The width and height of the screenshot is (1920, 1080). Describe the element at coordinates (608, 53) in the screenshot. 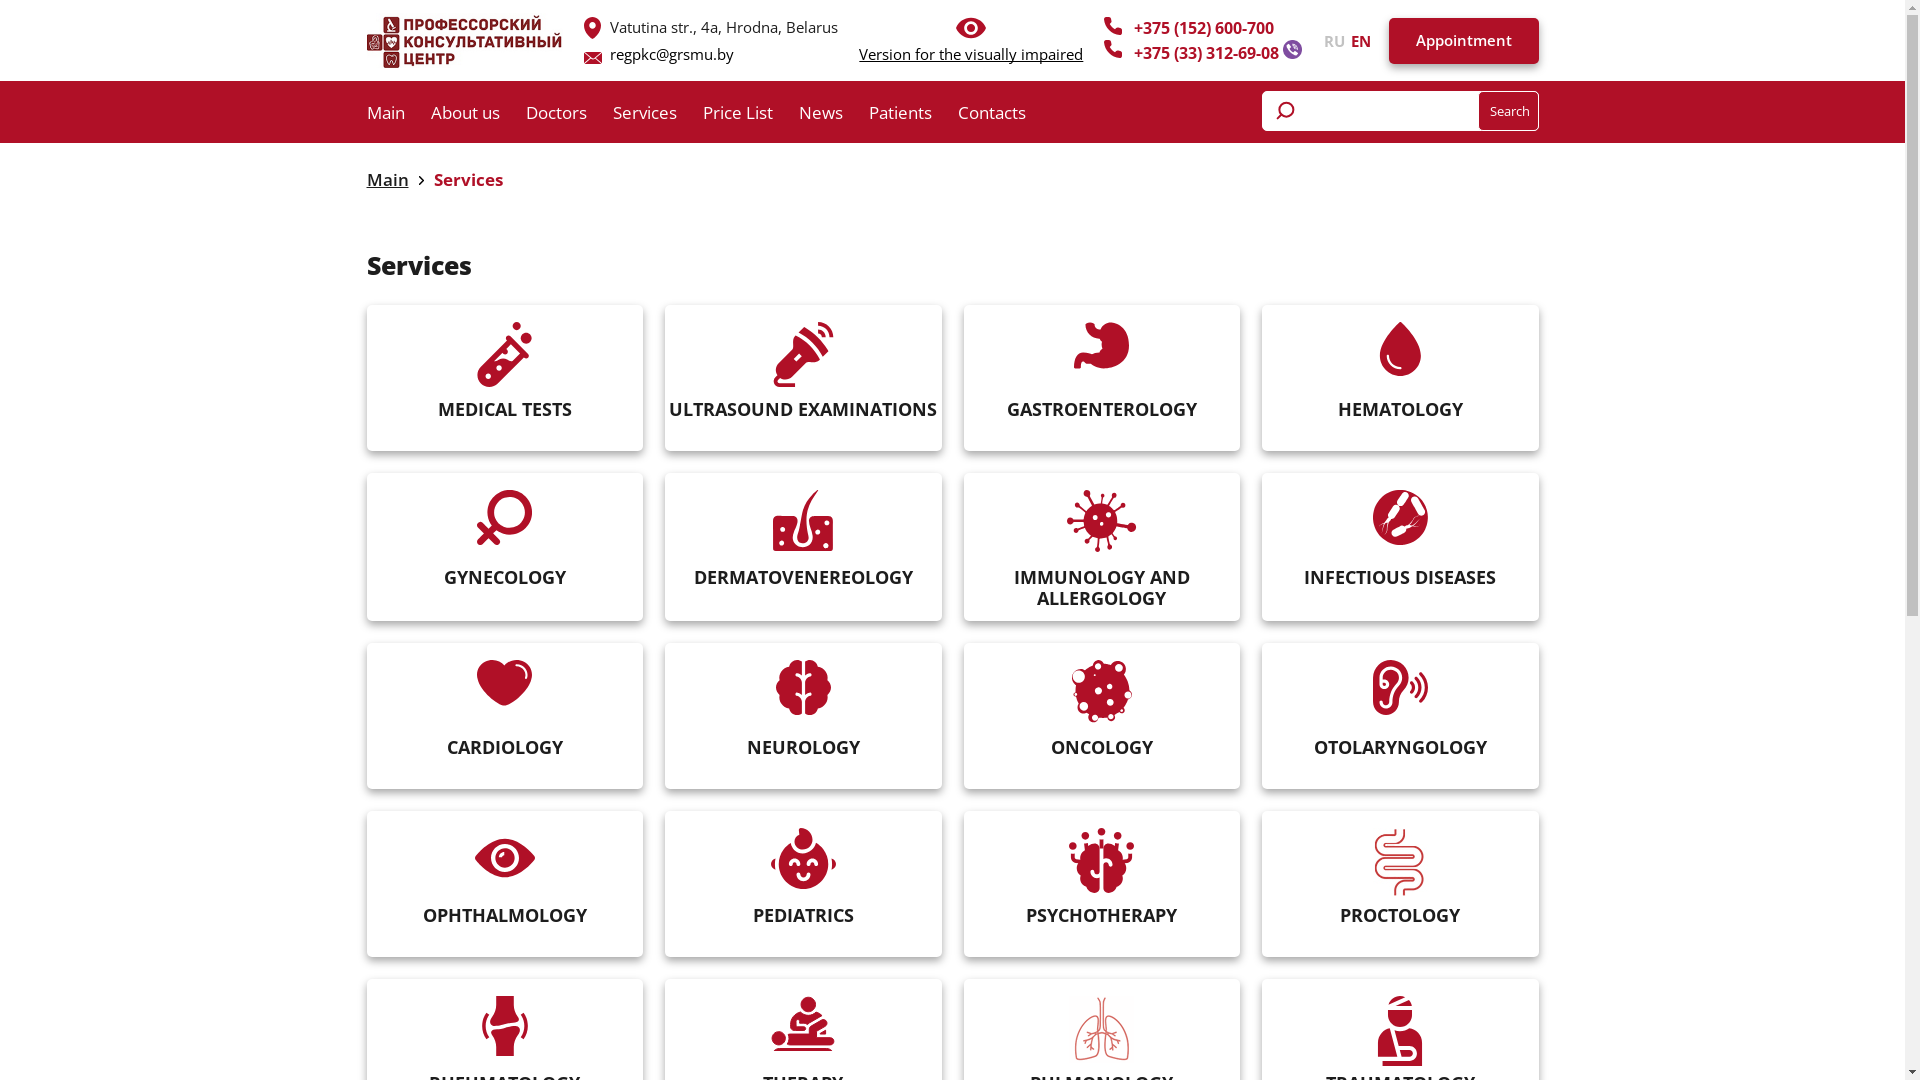

I see `'regpkc@grsmu.by'` at that location.